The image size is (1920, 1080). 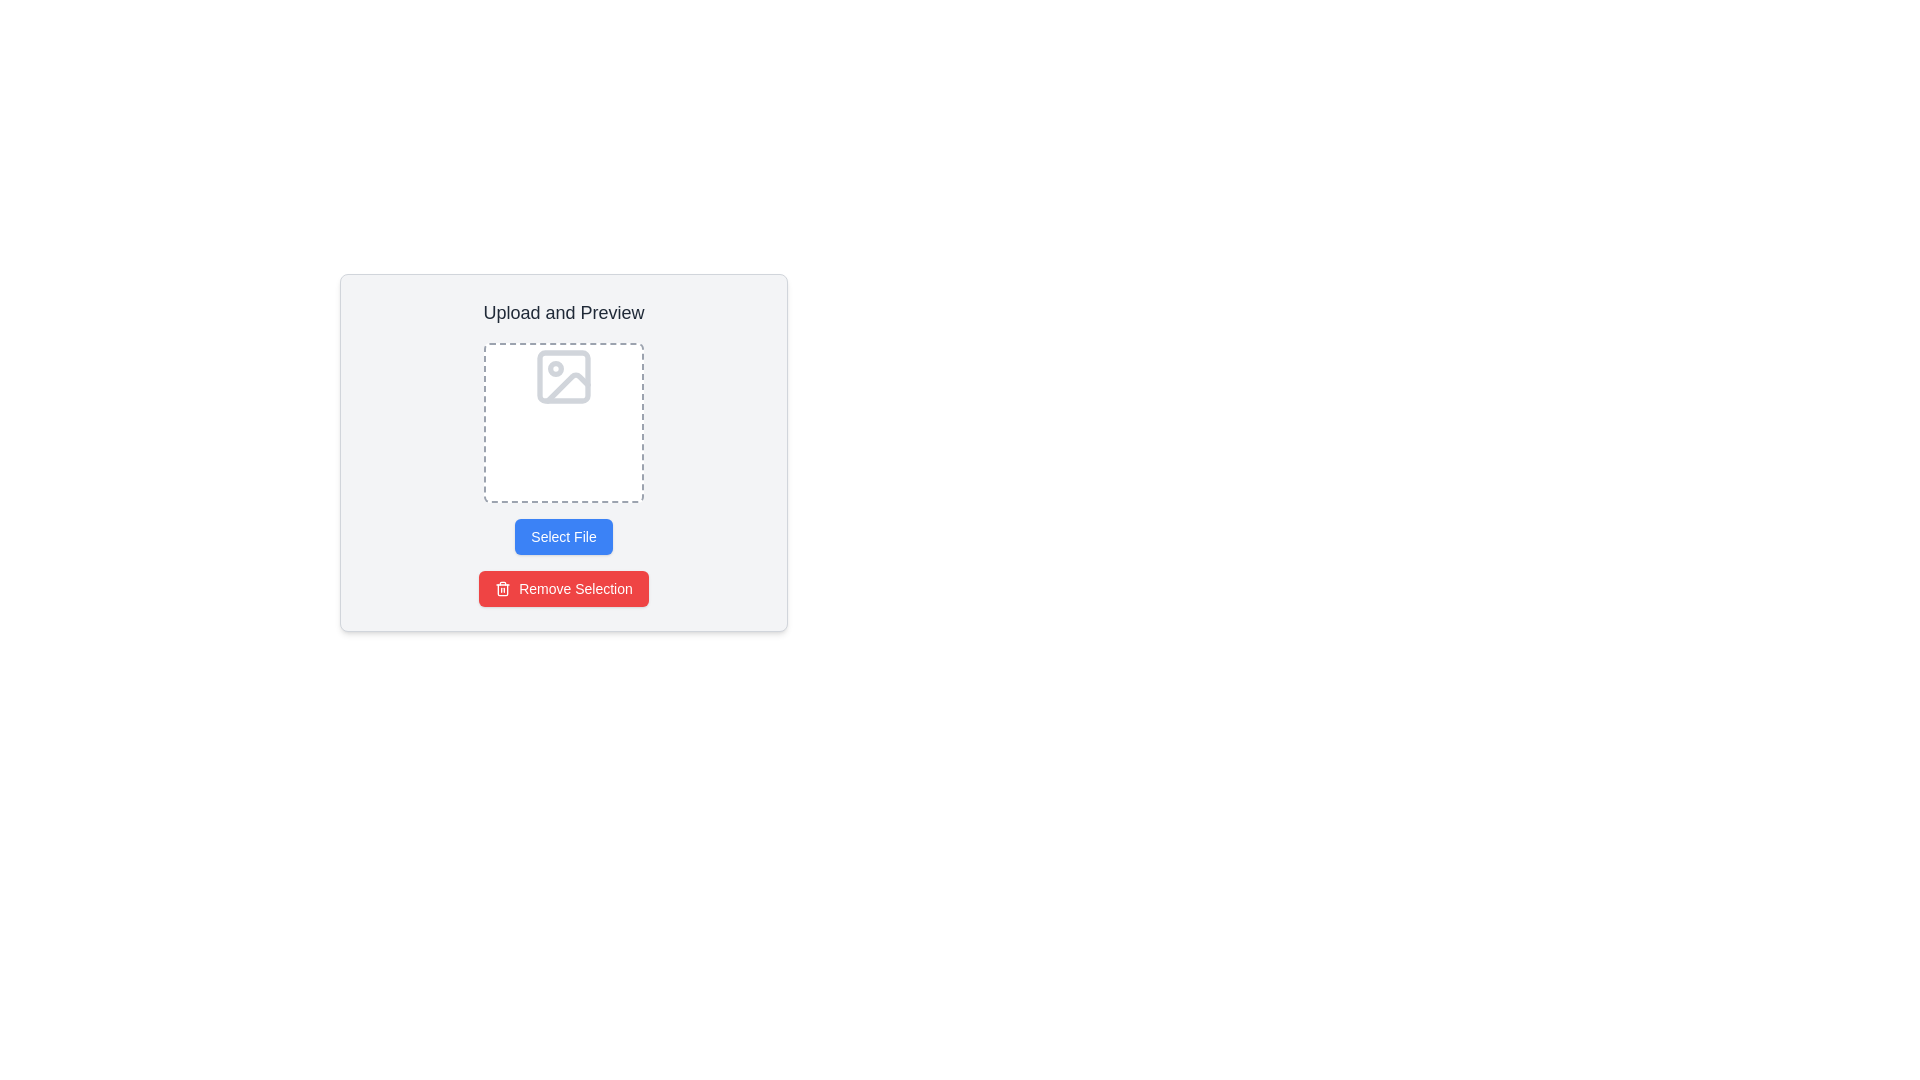 I want to click on the circular graphical element within the SVG graphic that is part of the image placeholder icon, so click(x=556, y=369).